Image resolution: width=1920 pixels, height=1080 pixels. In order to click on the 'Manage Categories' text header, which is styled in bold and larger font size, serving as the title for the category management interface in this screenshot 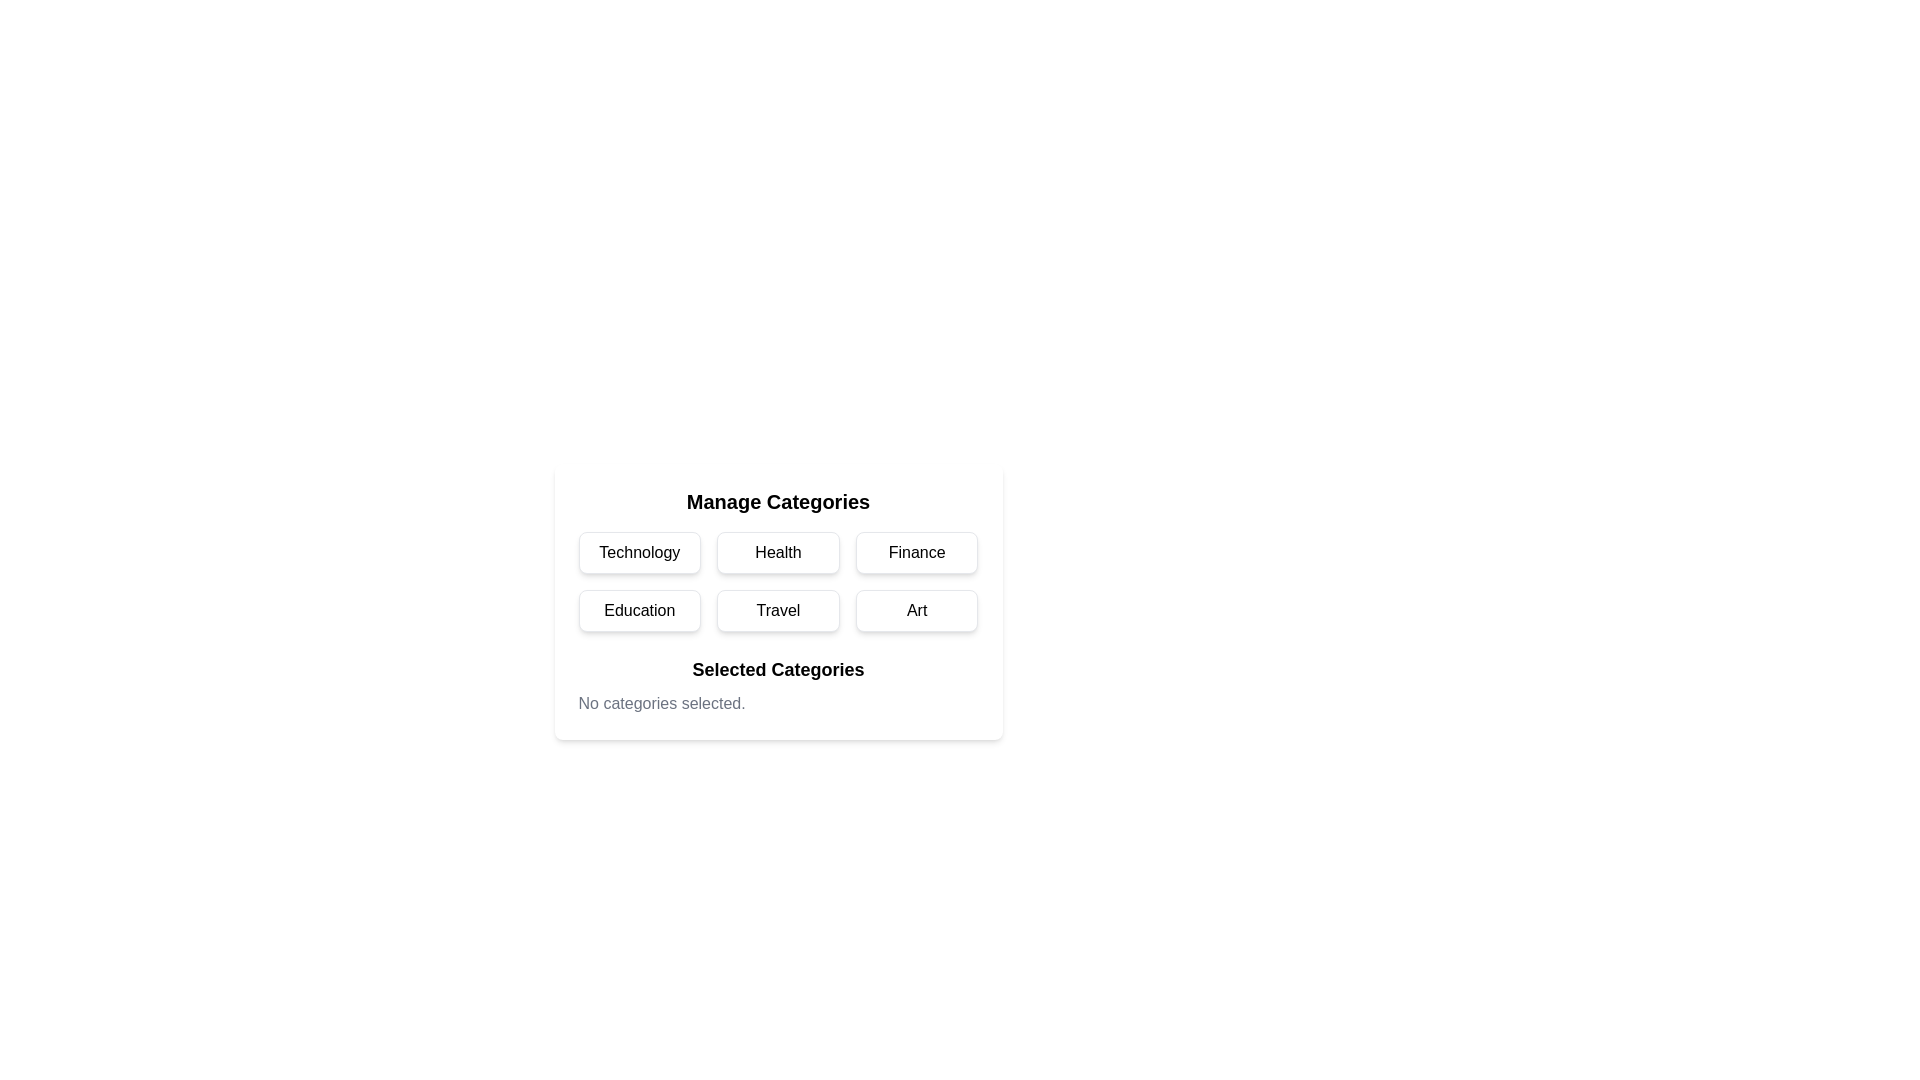, I will do `click(777, 500)`.